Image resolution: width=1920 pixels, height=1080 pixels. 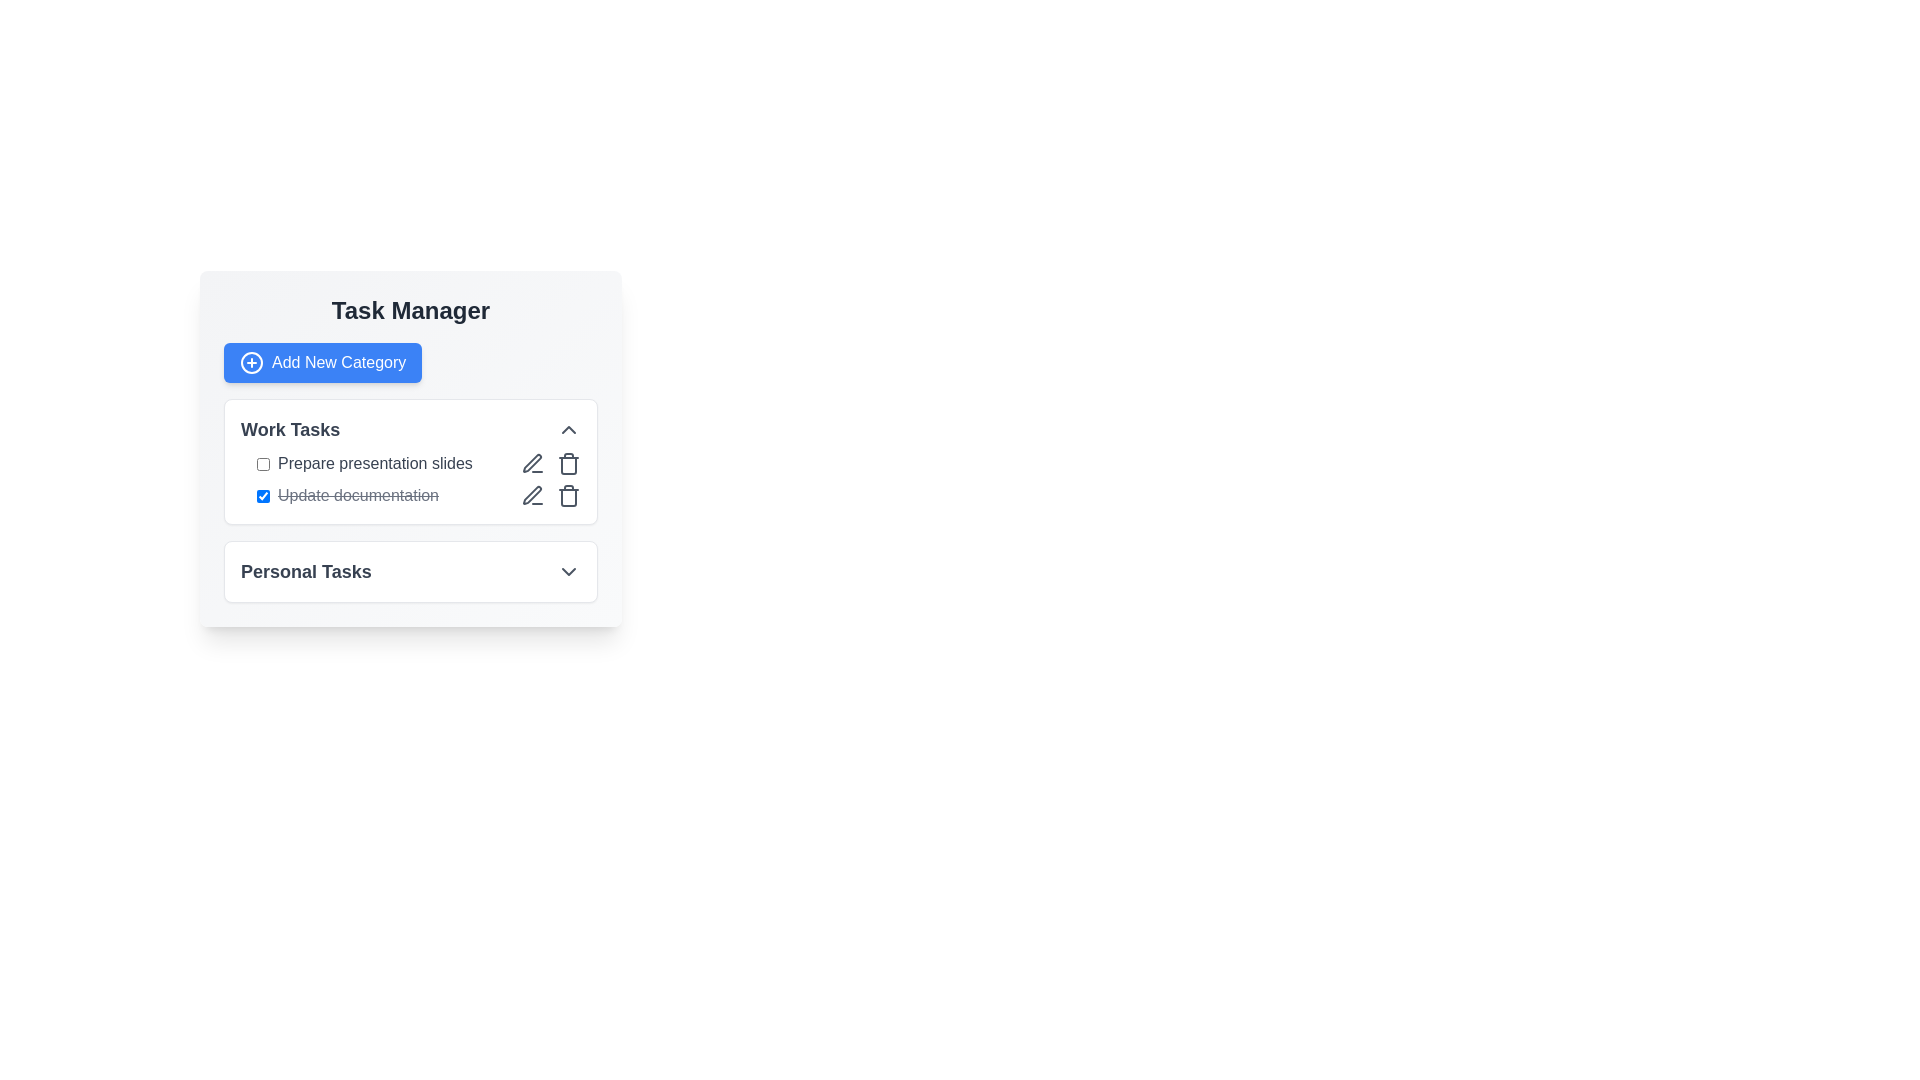 I want to click on the checkbox, so click(x=364, y=463).